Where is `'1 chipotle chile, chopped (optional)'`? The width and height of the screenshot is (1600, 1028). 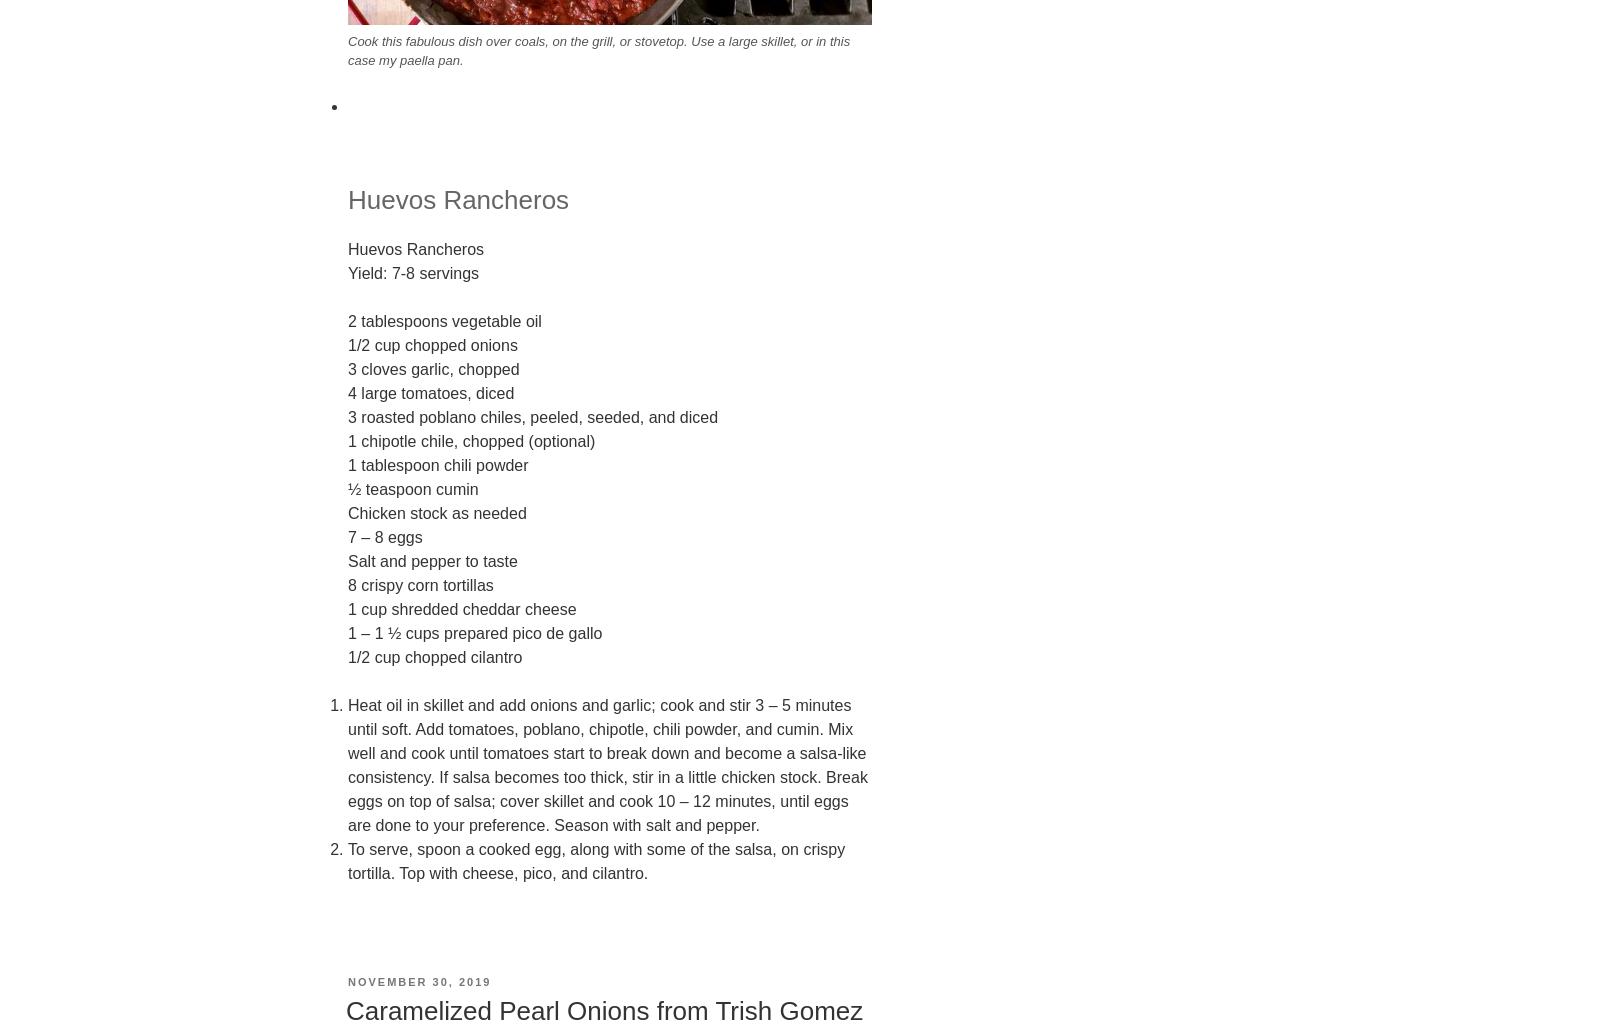
'1 chipotle chile, chopped (optional)' is located at coordinates (470, 440).